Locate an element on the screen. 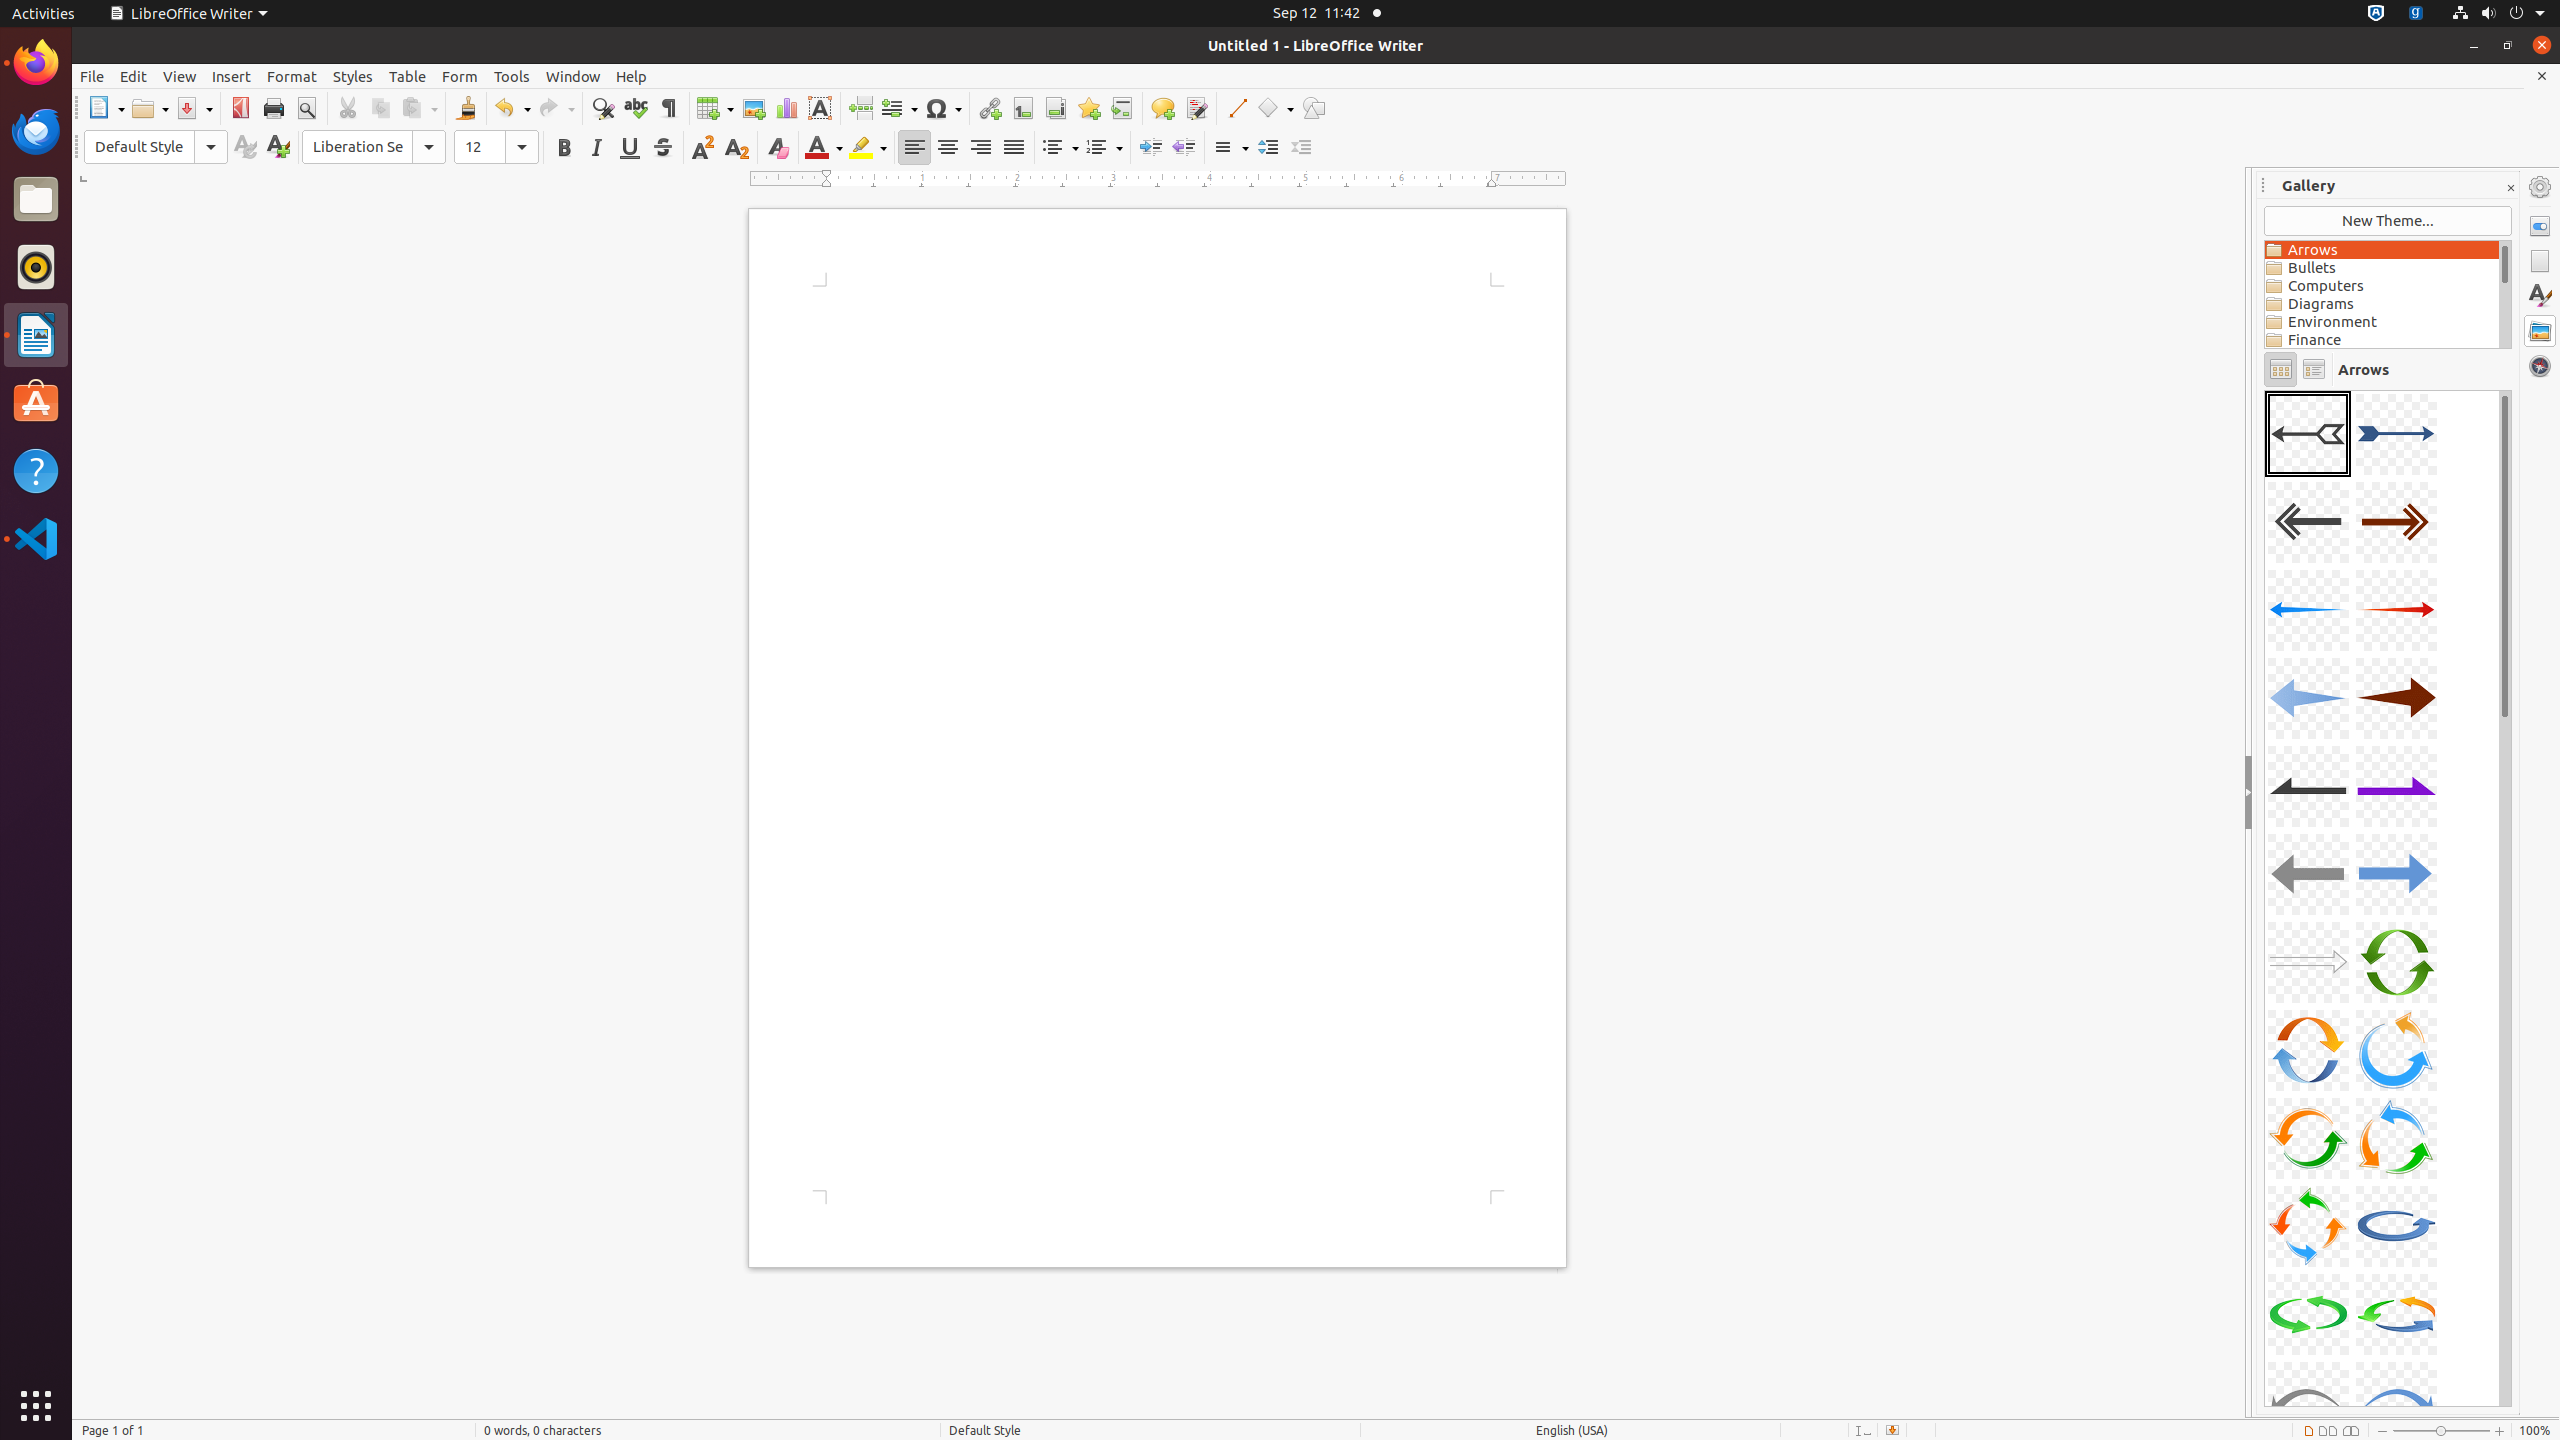 This screenshot has width=2560, height=1440. 'Thunderbird Mail' is located at coordinates (36, 130).